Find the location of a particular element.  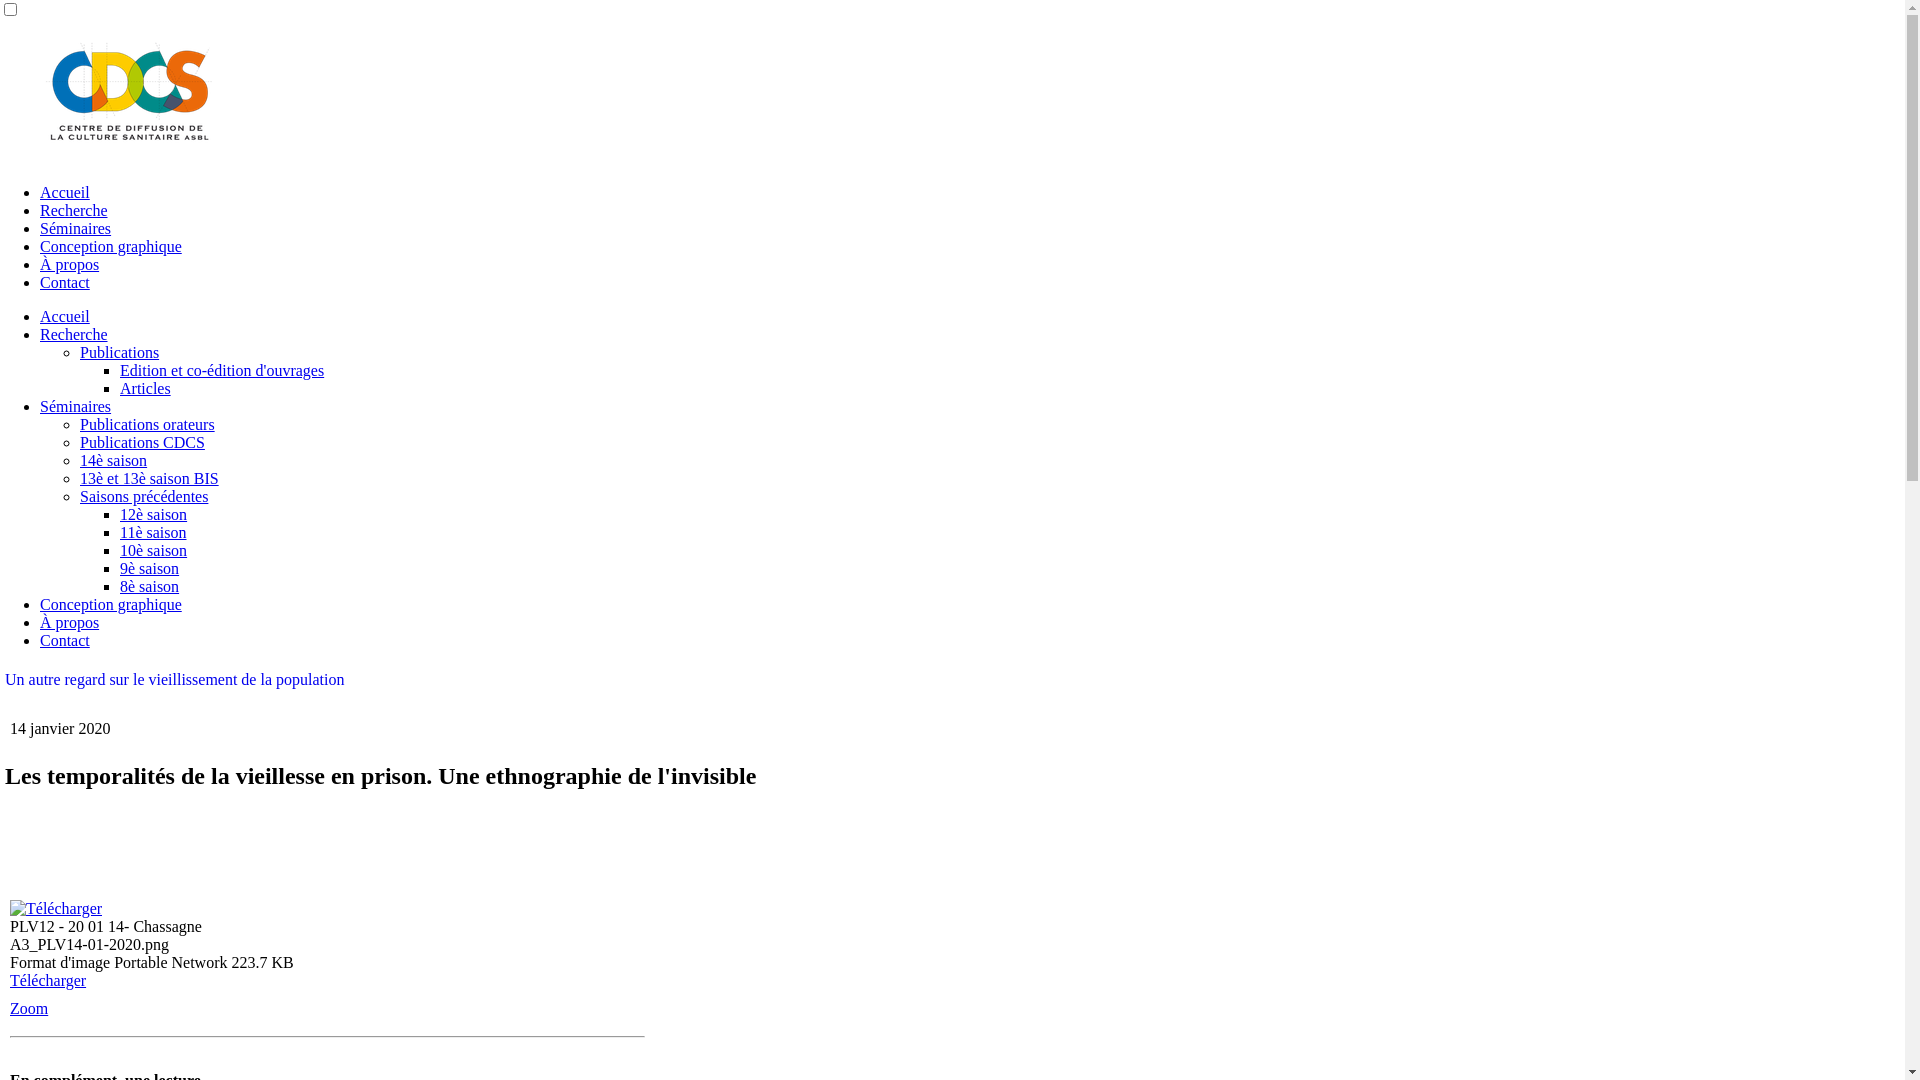

'Un autre regard sur le vieillissement de la population' is located at coordinates (174, 678).